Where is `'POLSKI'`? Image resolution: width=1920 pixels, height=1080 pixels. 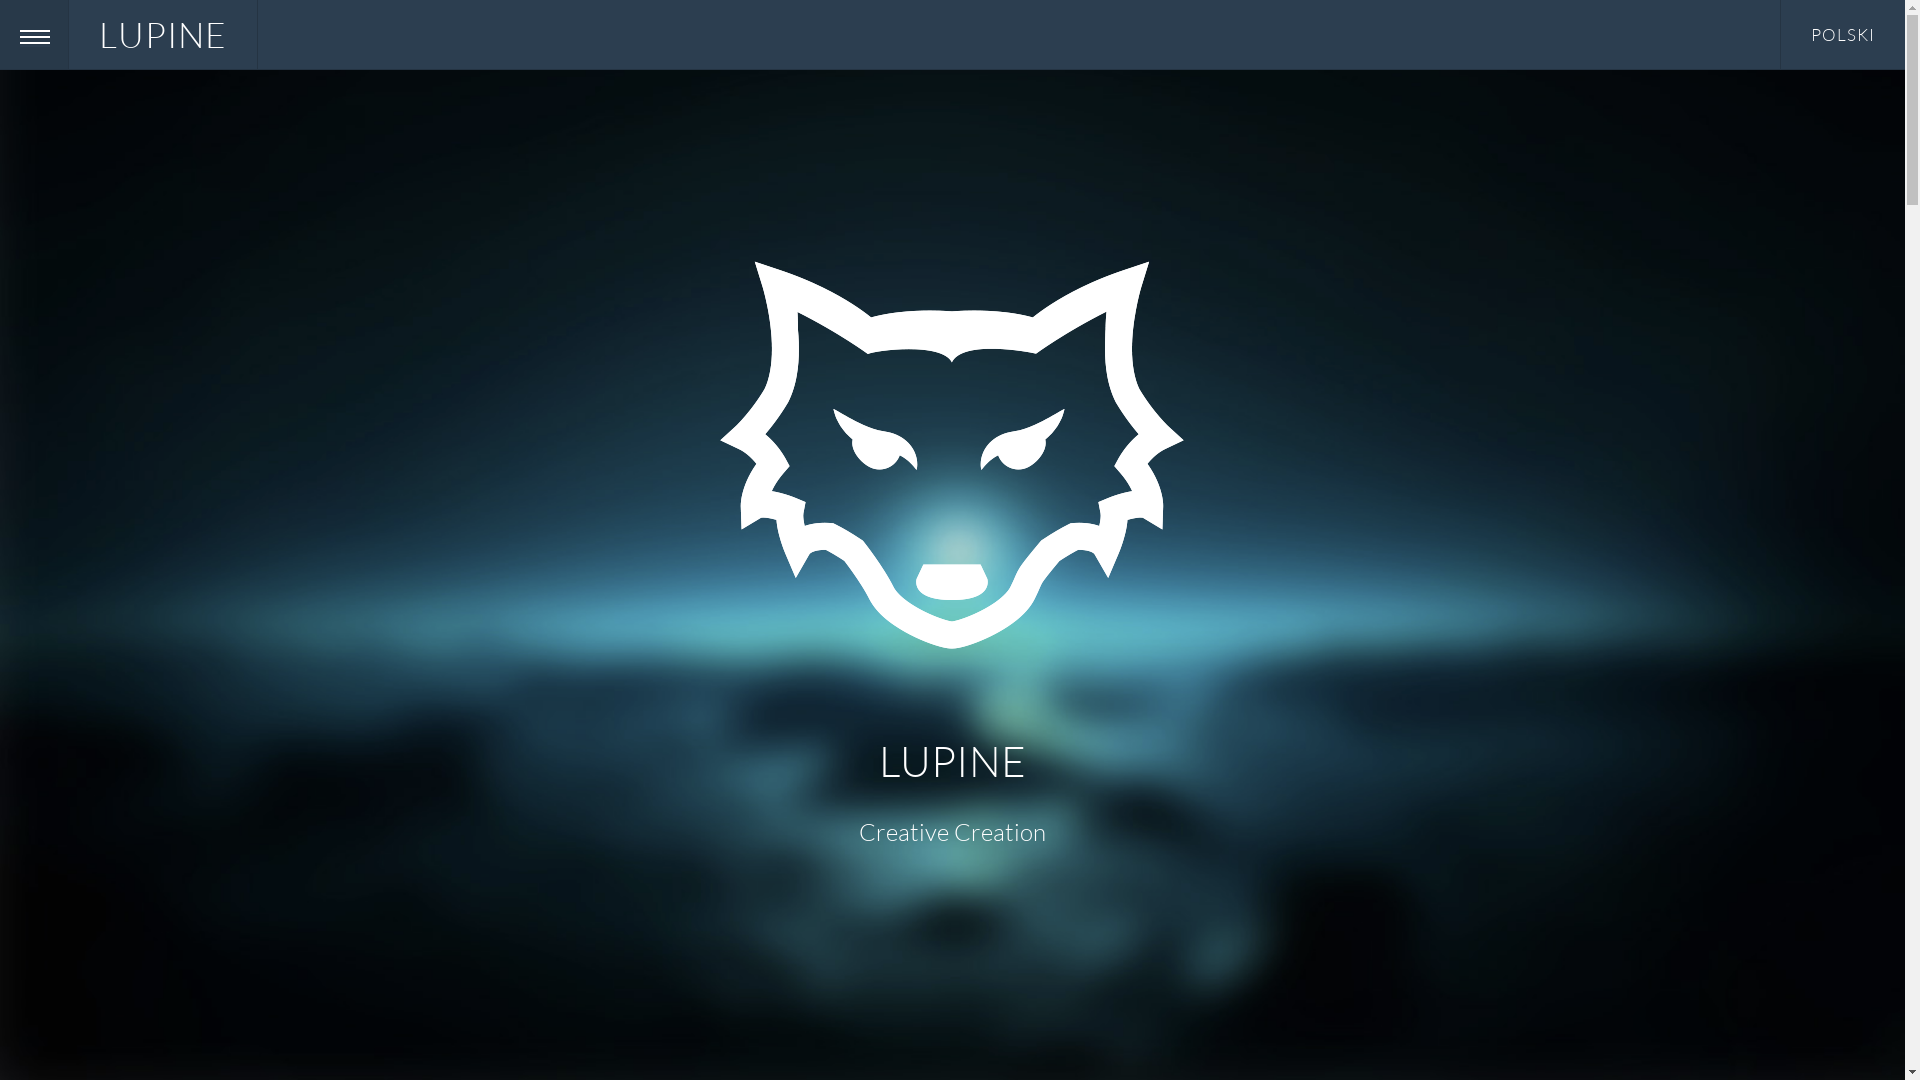 'POLSKI' is located at coordinates (1842, 34).